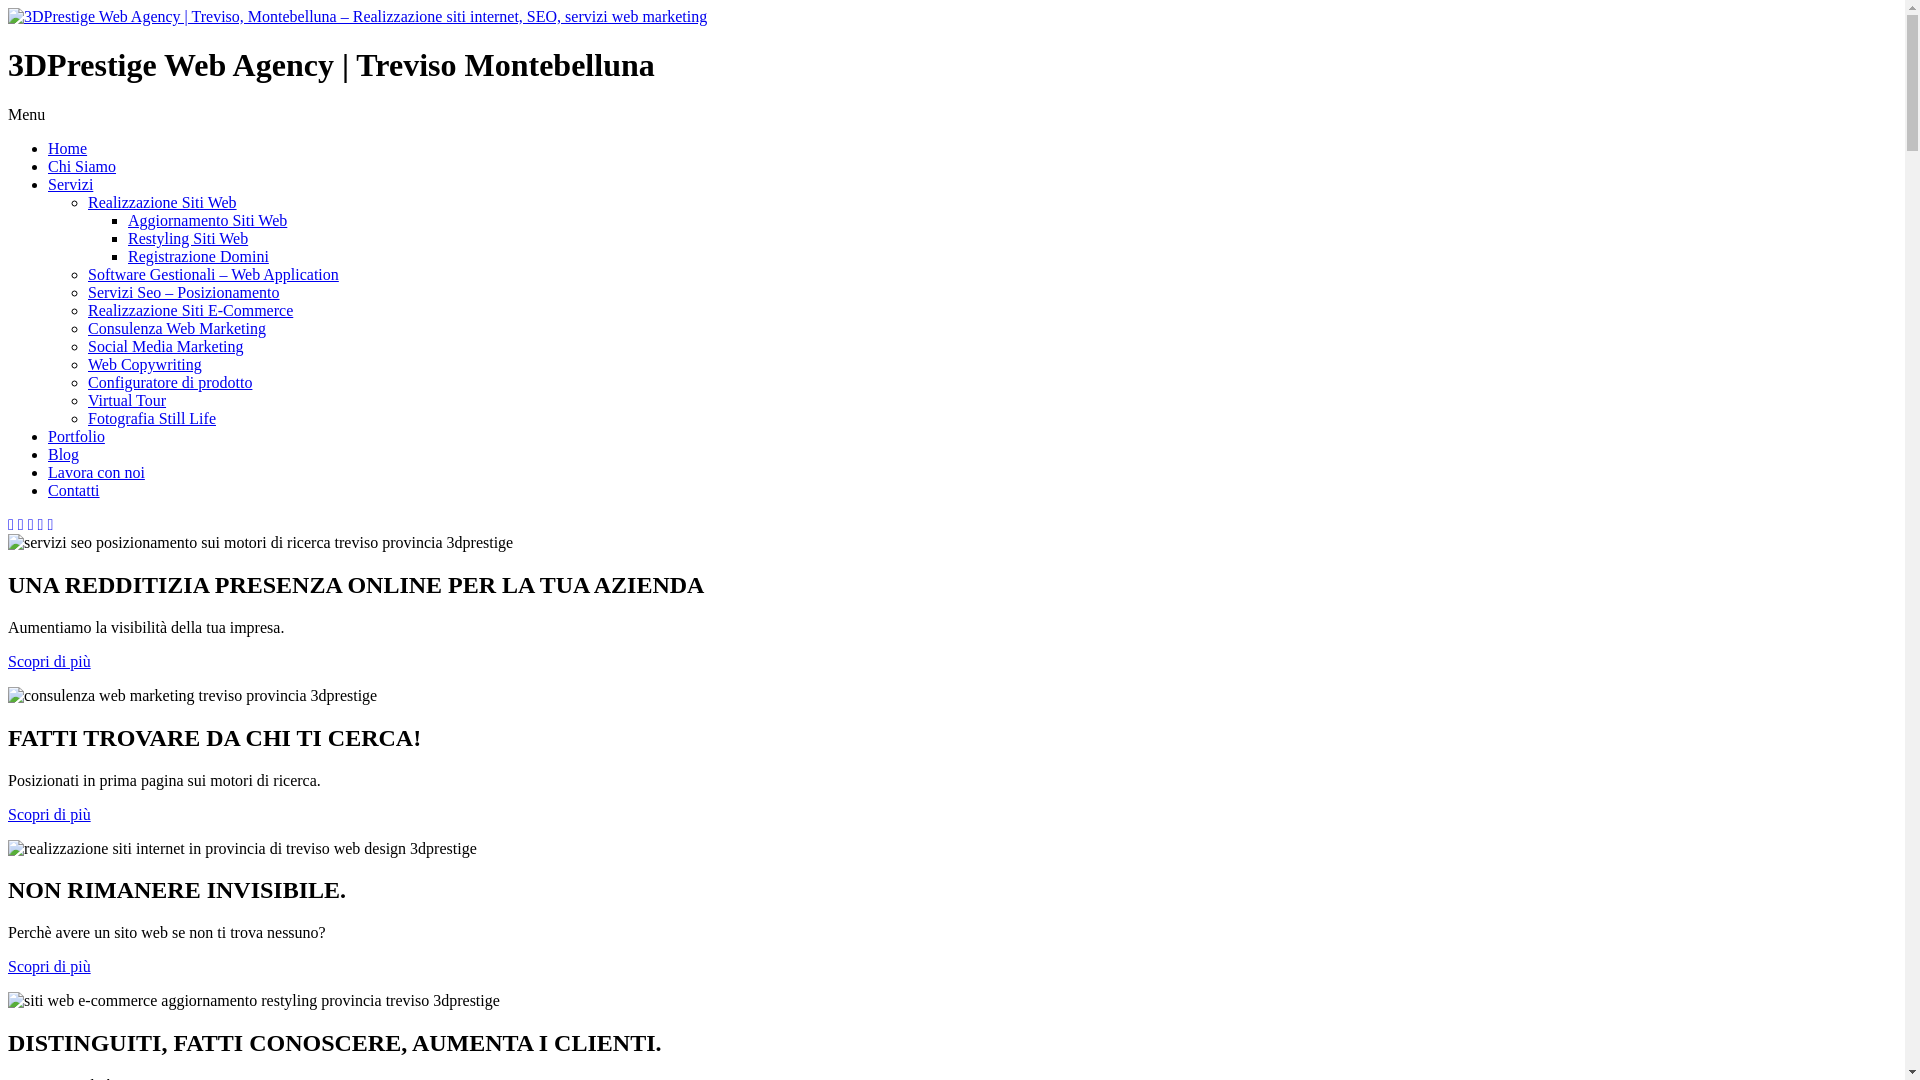 This screenshot has width=1920, height=1080. Describe the element at coordinates (67, 147) in the screenshot. I see `'Home'` at that location.